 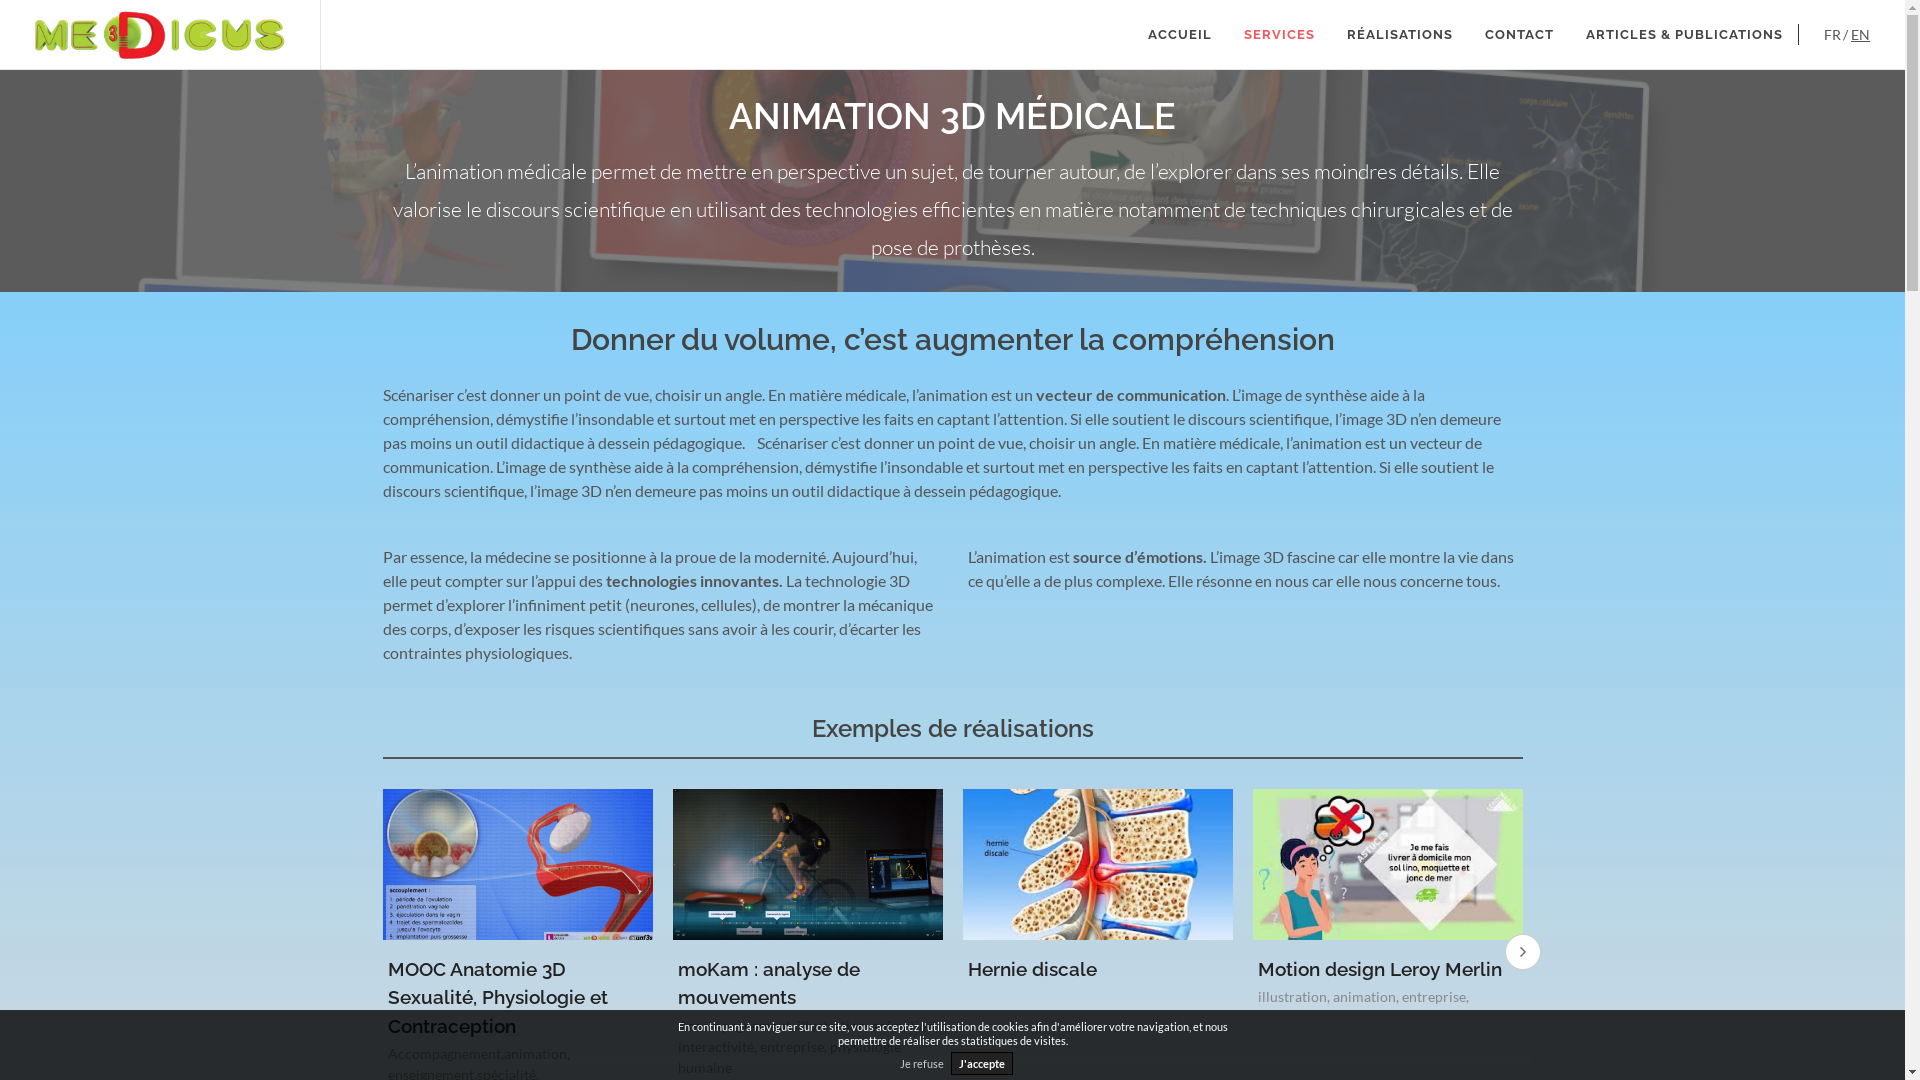 I want to click on 'J'accepte', so click(x=980, y=1062).